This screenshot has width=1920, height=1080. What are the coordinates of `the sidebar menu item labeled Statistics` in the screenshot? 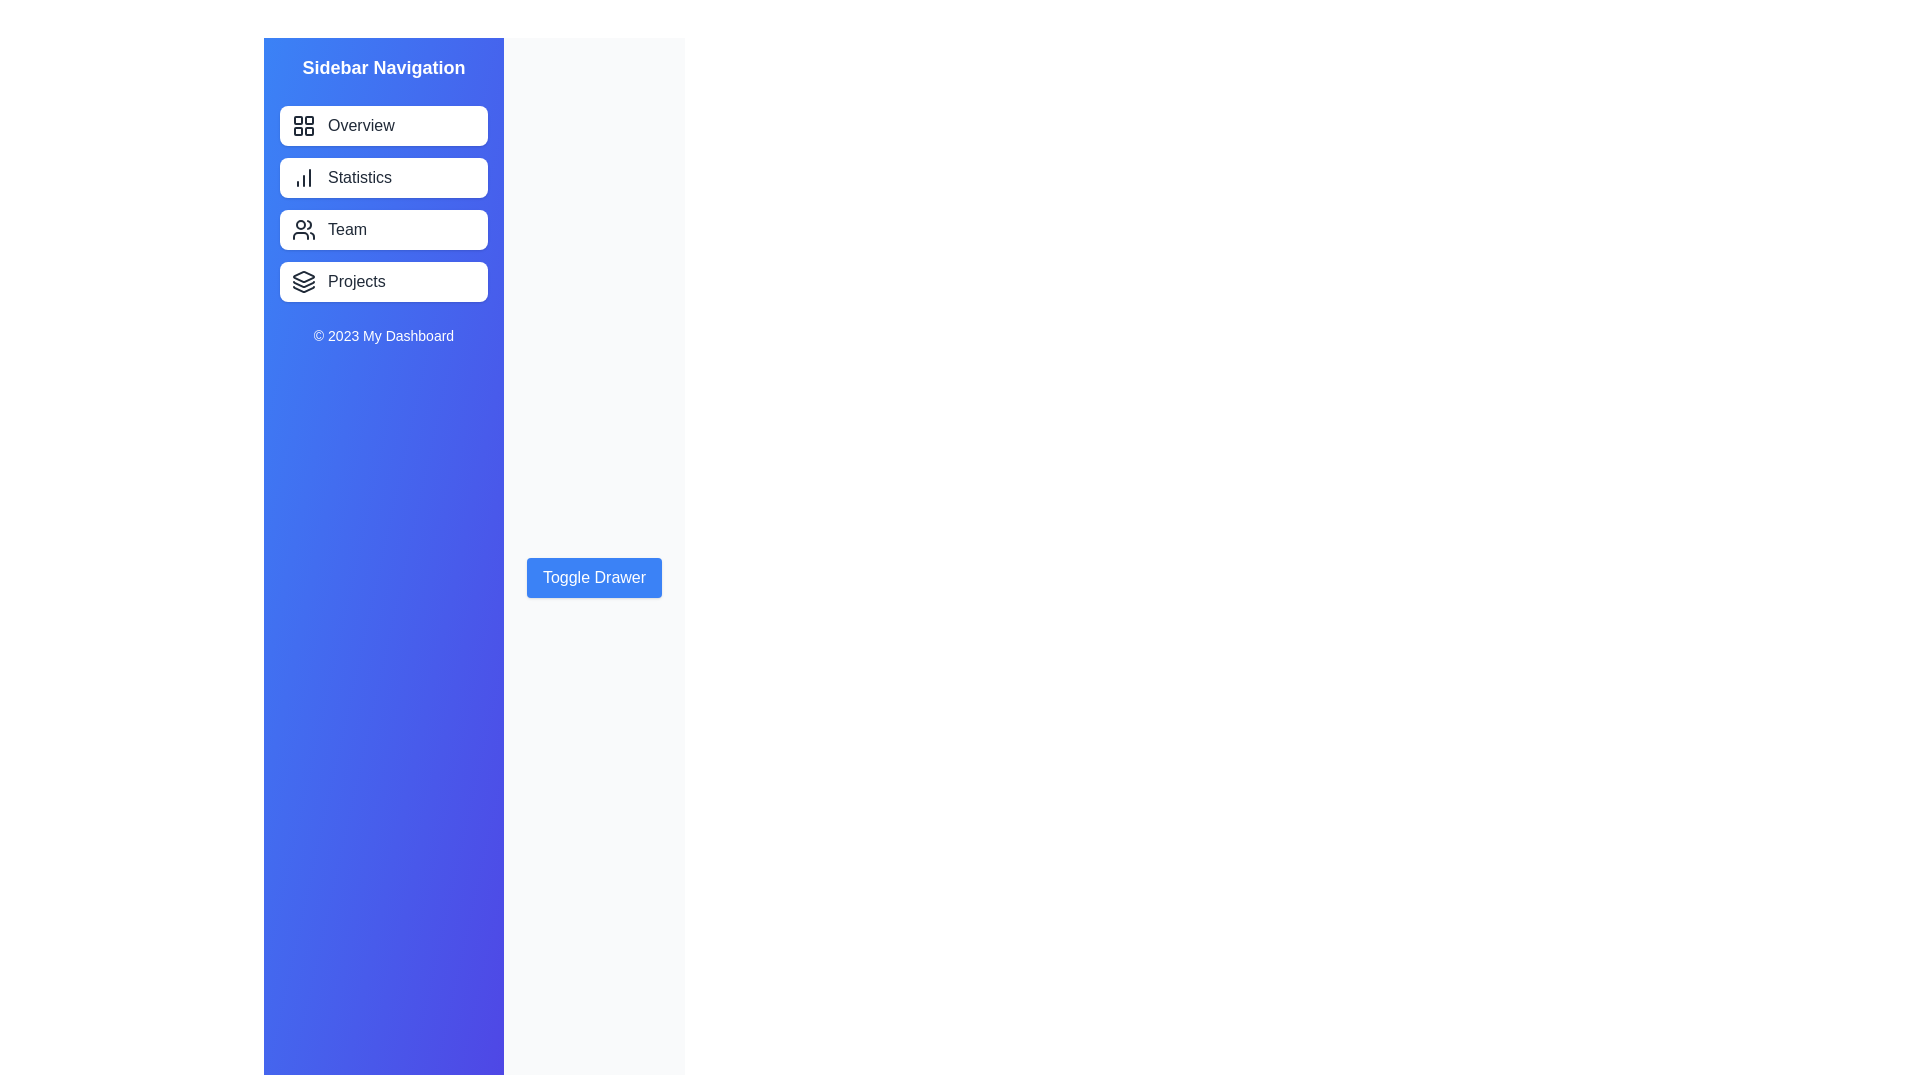 It's located at (384, 176).